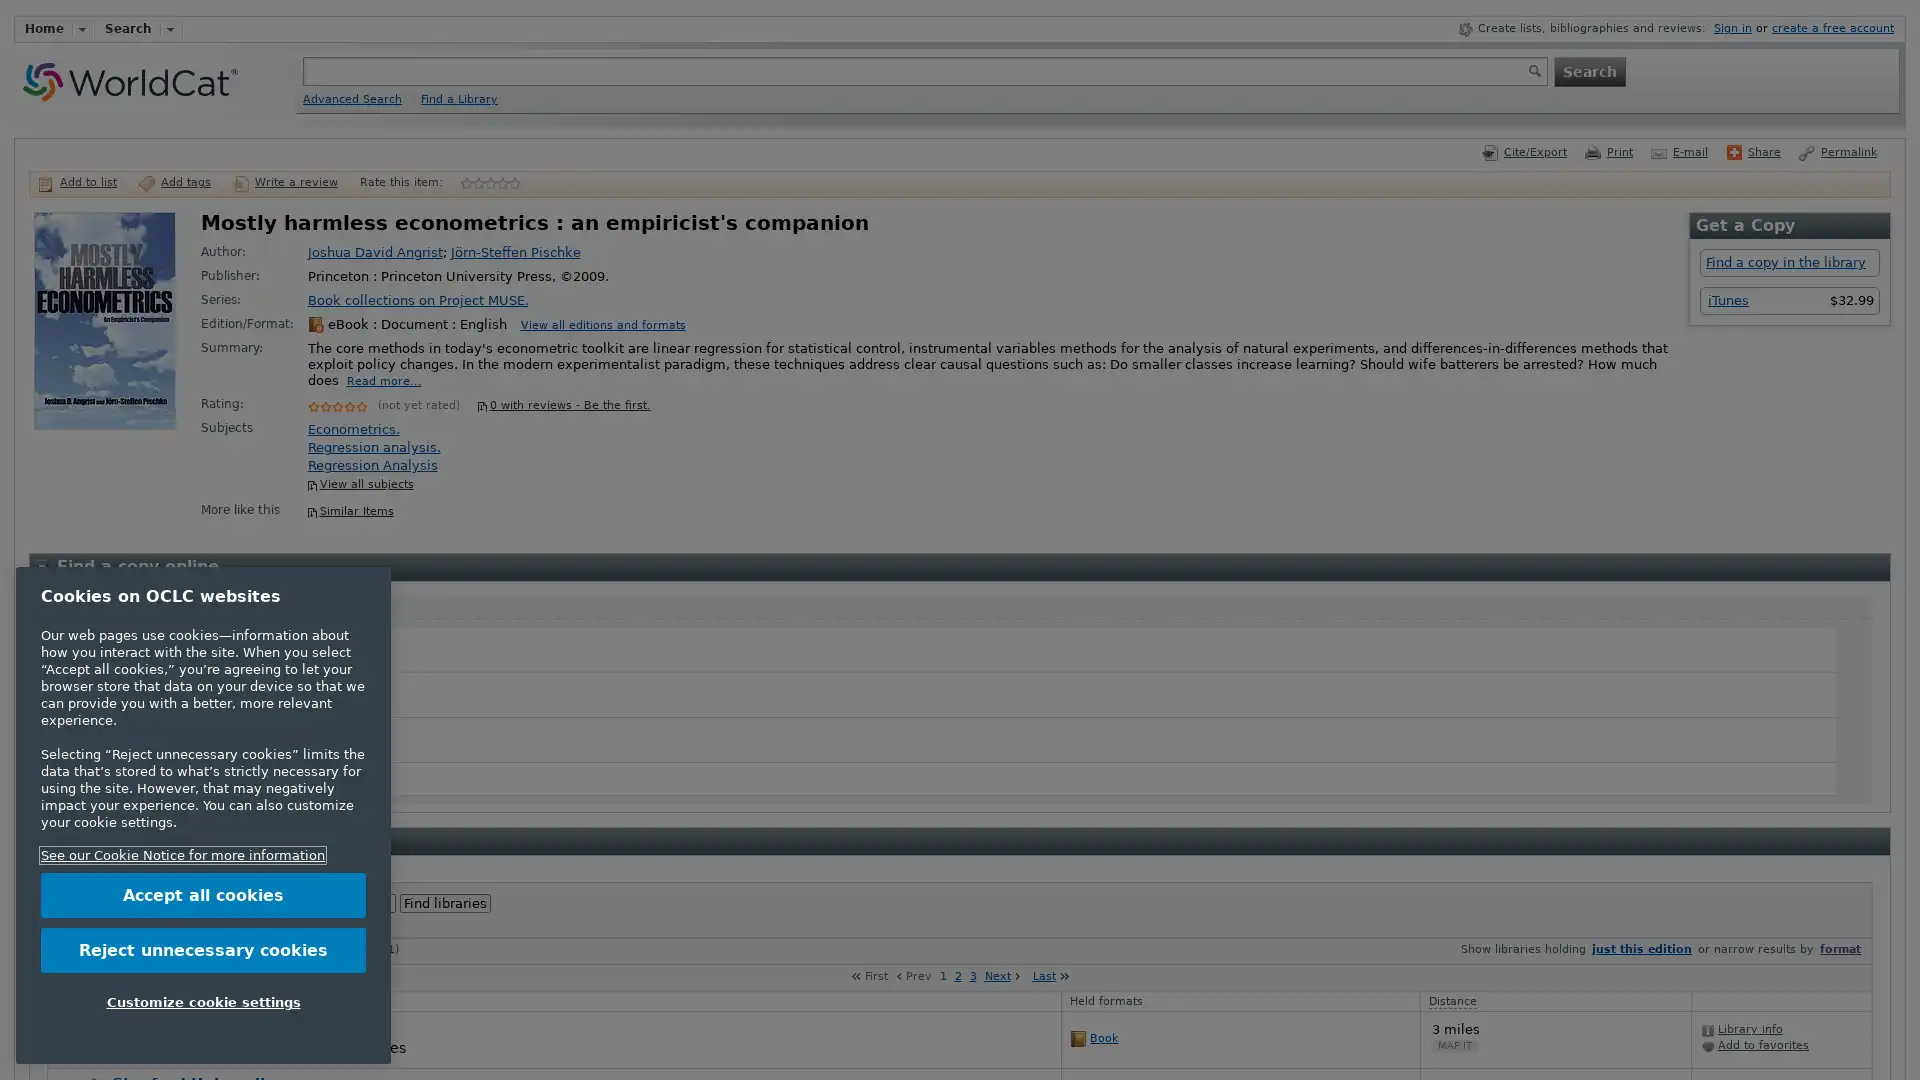 The image size is (1920, 1080). Describe the element at coordinates (203, 948) in the screenshot. I see `Reject unnecessary cookies` at that location.